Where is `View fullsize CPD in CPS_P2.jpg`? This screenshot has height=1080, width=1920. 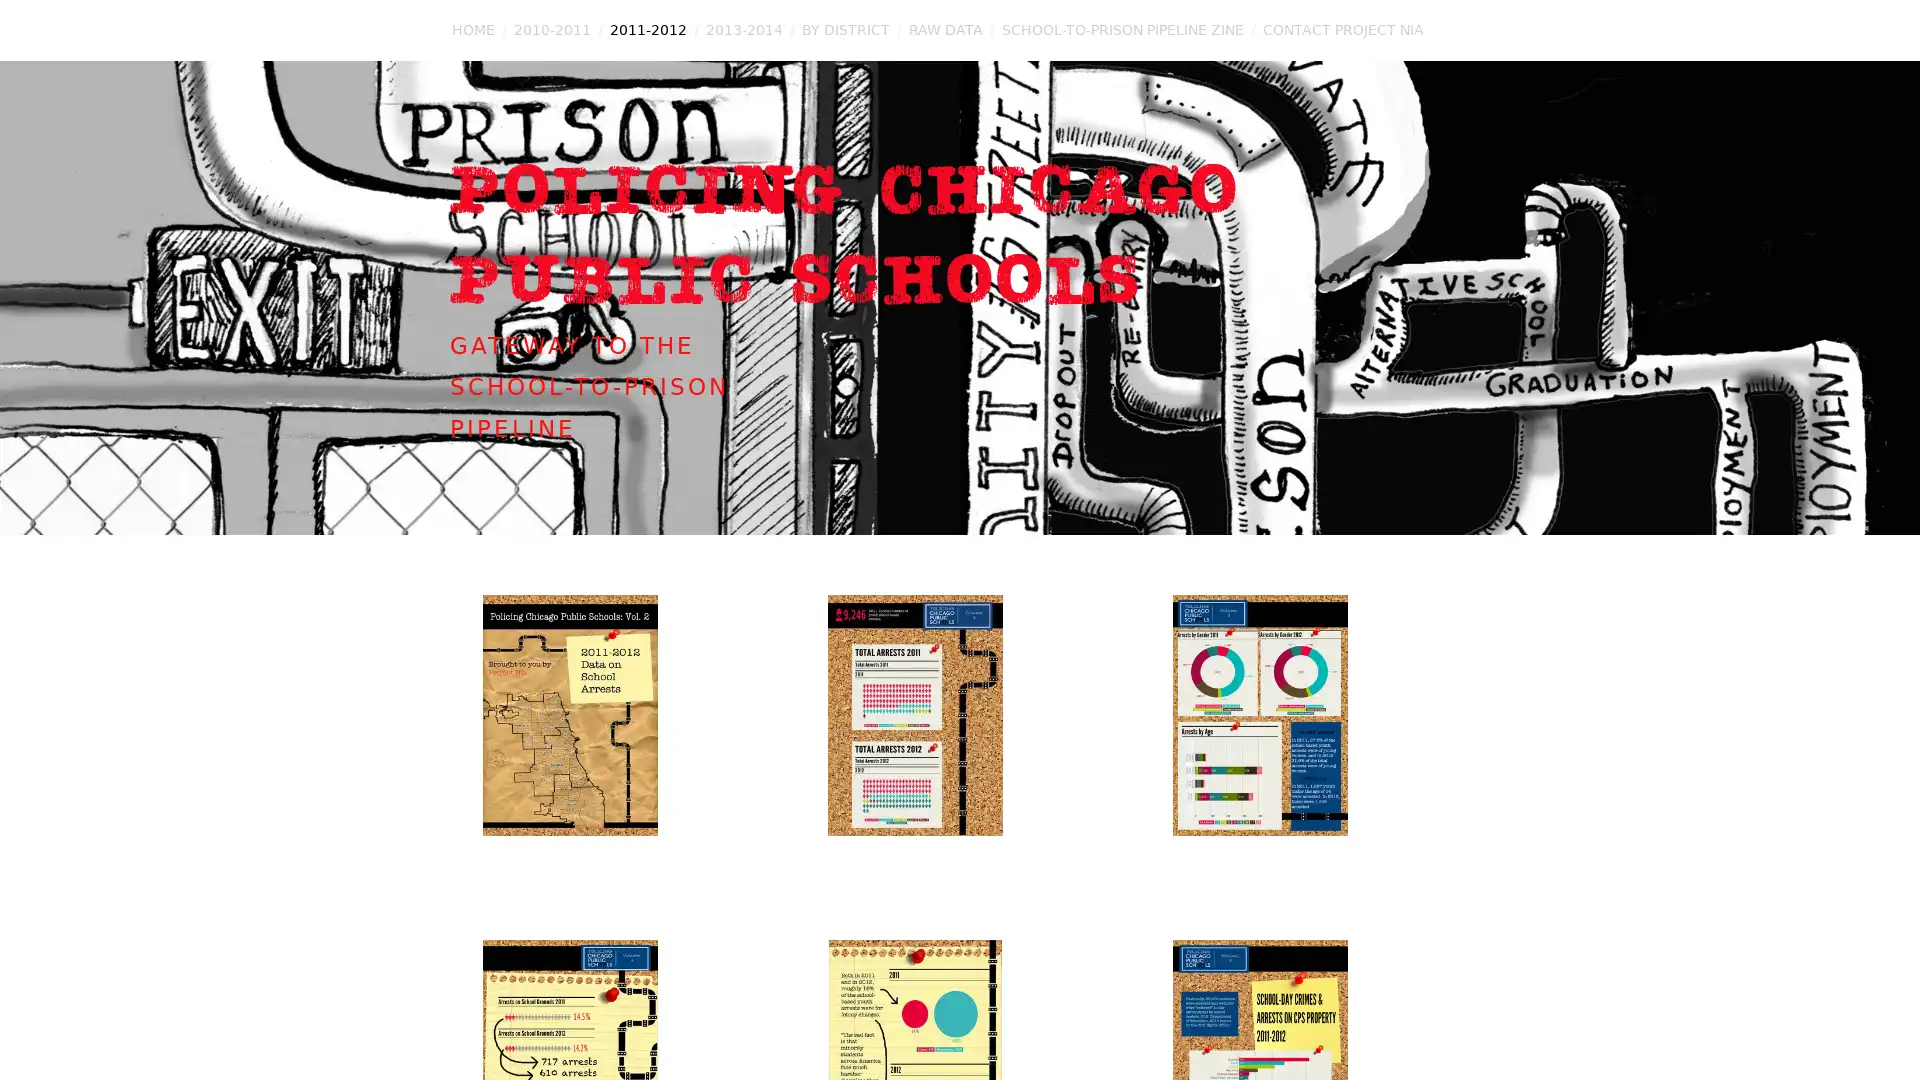
View fullsize CPD in CPS_P2.jpg is located at coordinates (960, 759).